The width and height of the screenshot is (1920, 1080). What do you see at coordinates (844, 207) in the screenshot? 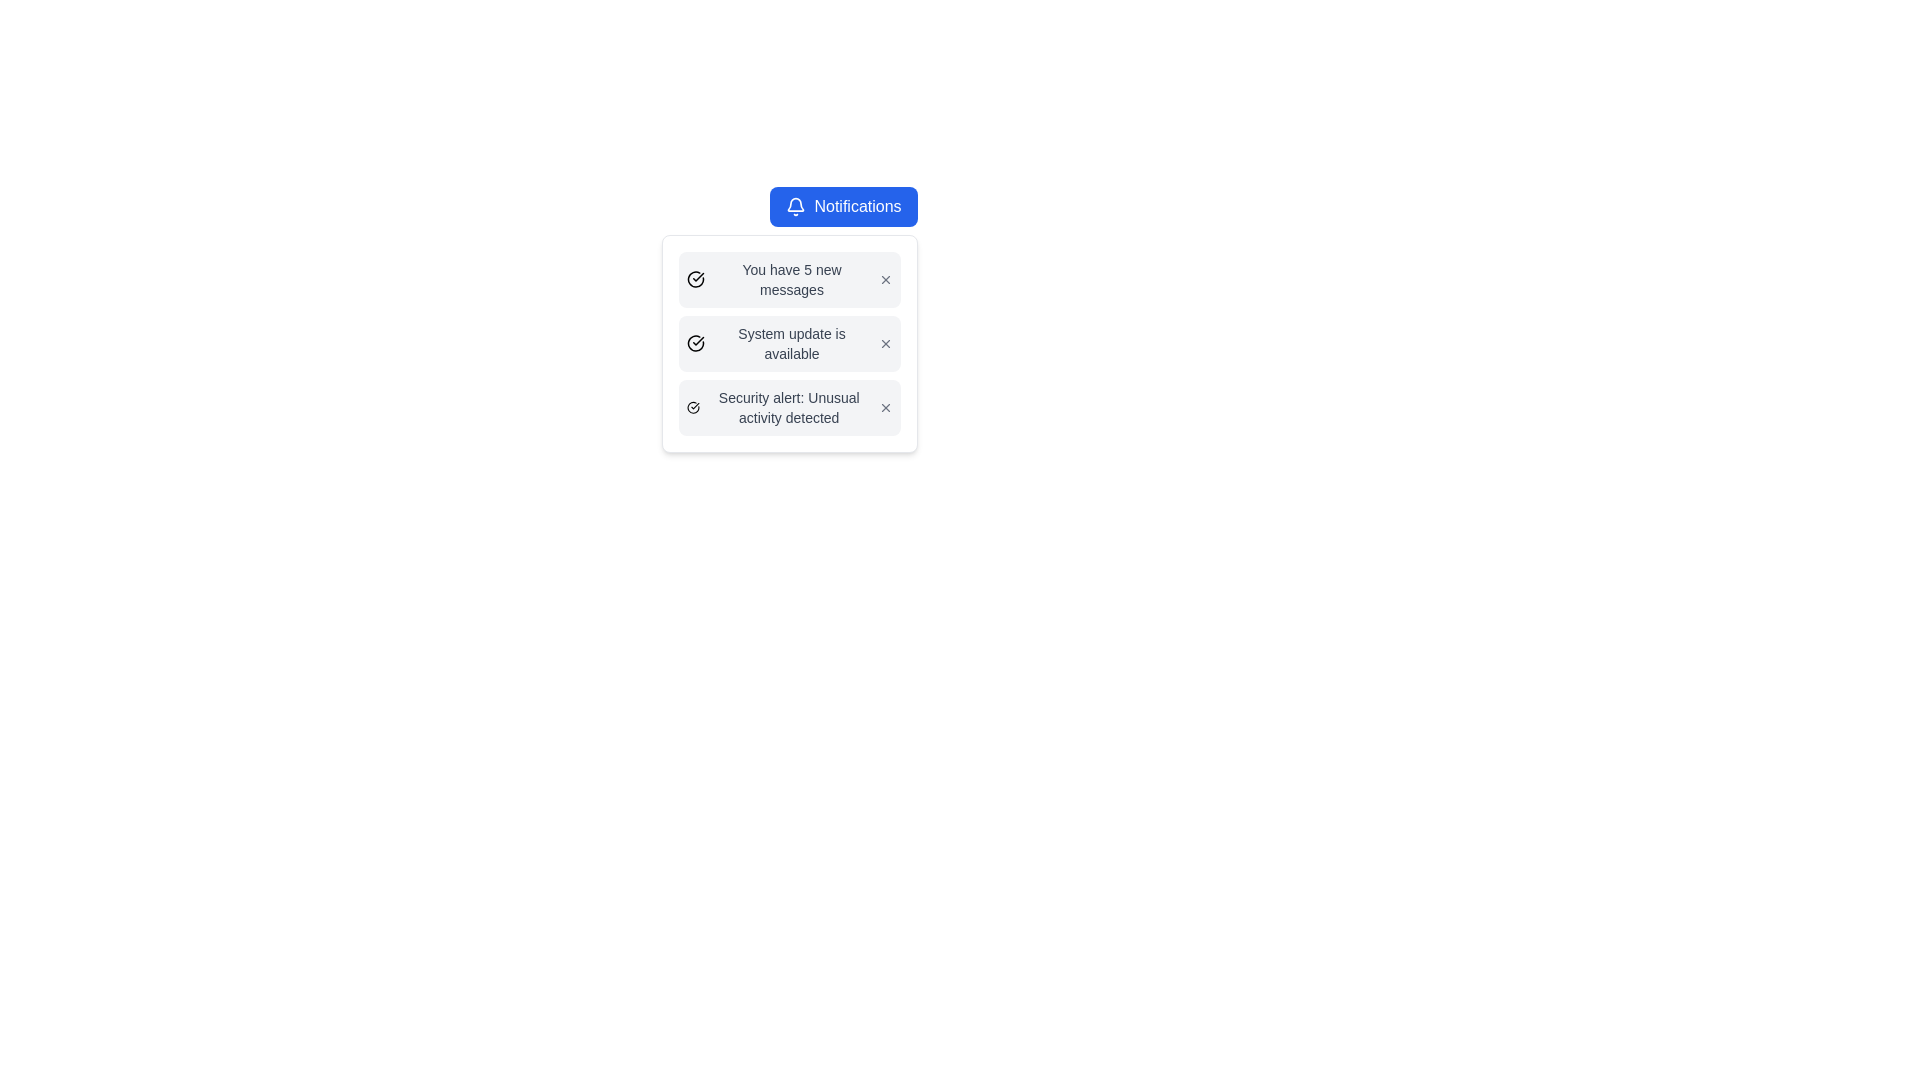
I see `the button located at the top-right corner of the notification card, which serves as the title for the notification section and can toggle the dropdown visibility` at bounding box center [844, 207].